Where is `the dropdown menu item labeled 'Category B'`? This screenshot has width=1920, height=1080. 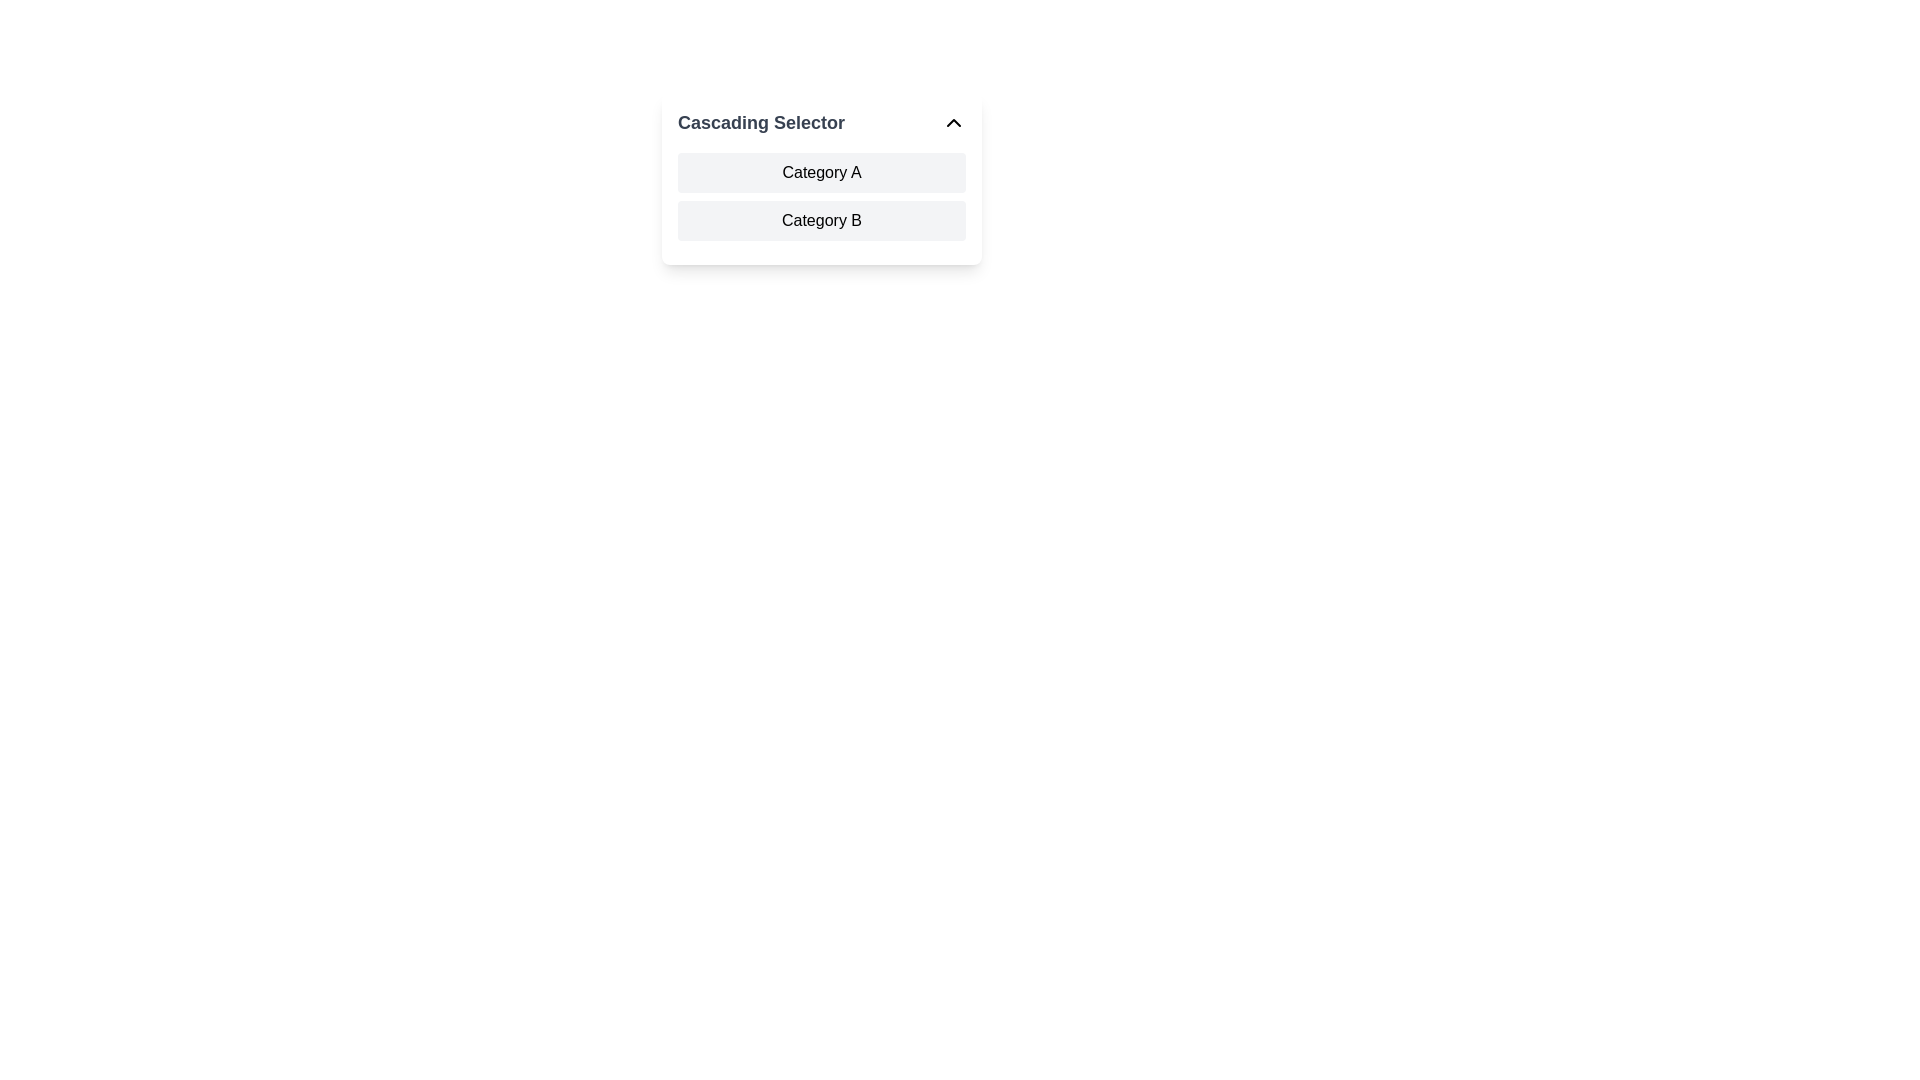
the dropdown menu item labeled 'Category B' is located at coordinates (821, 220).